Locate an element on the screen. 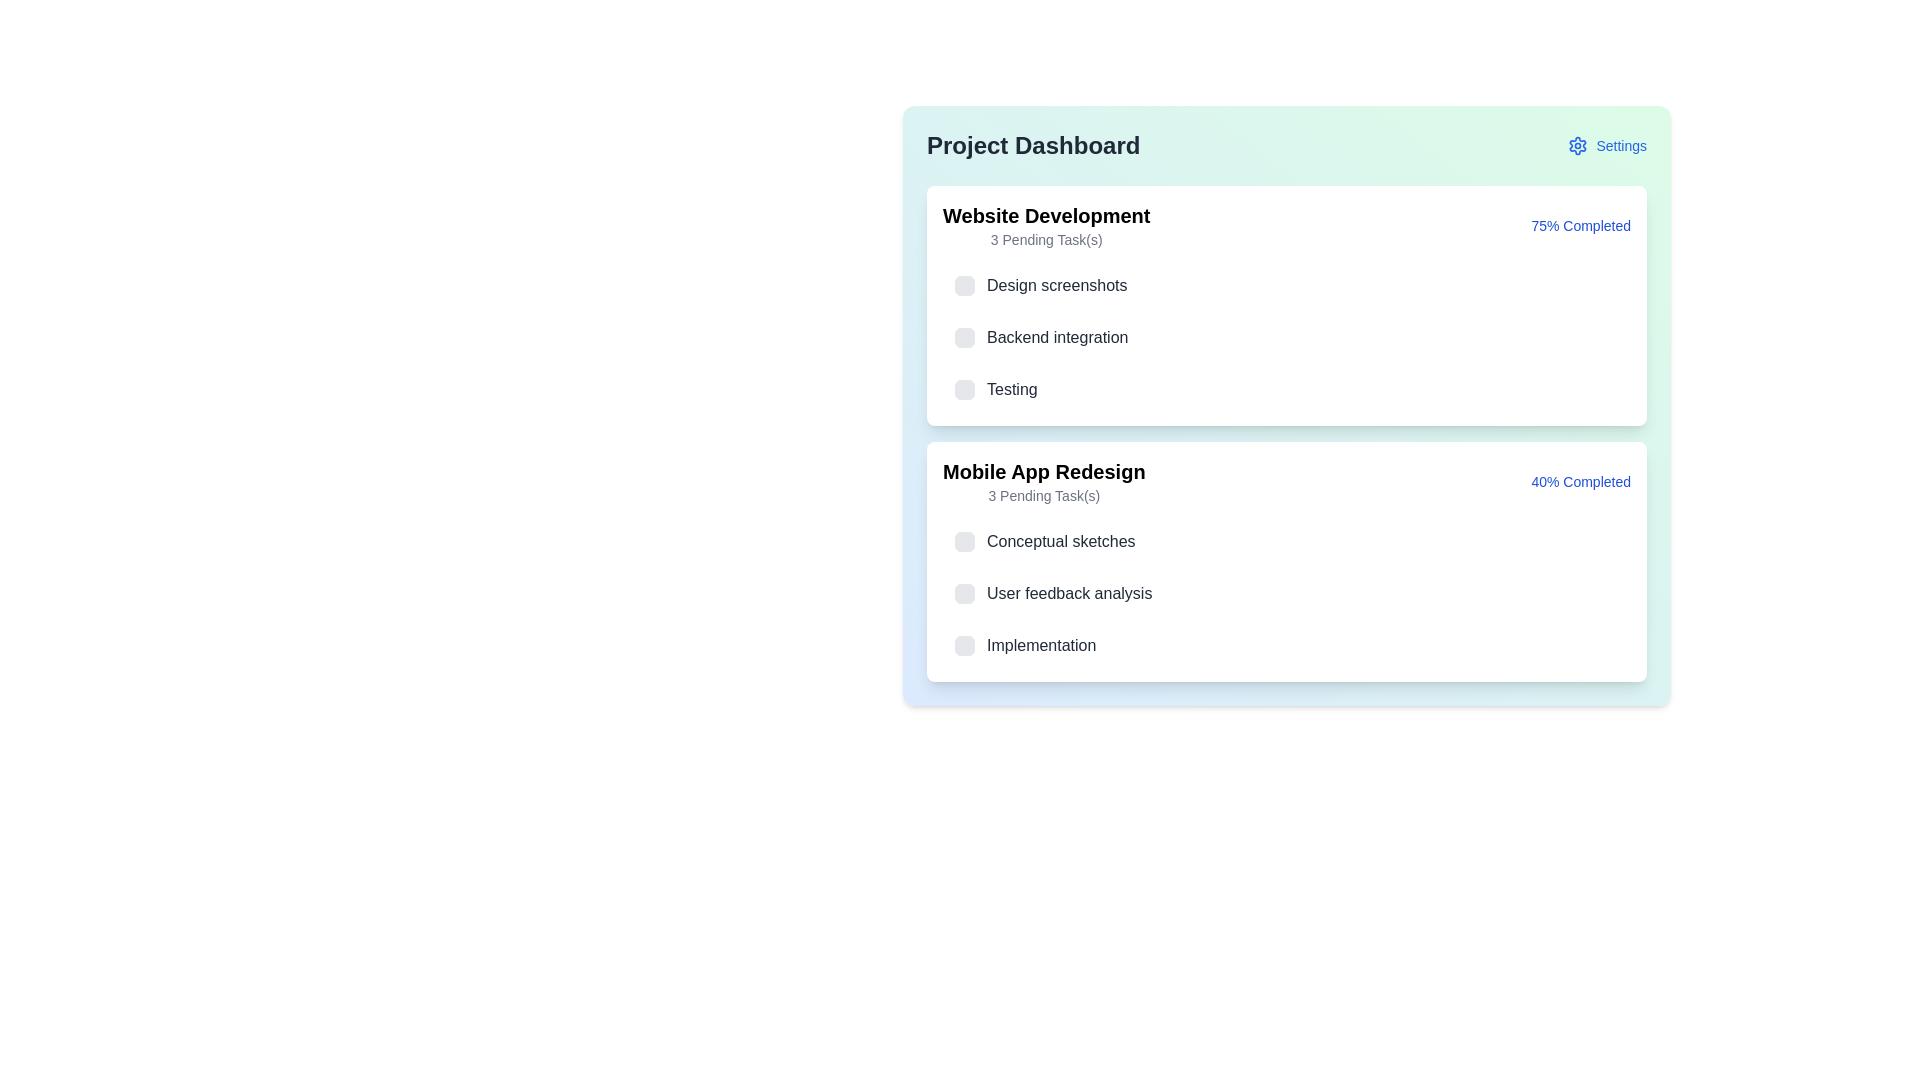  the Text Label that indicates the number of pending tasks, which is located beneath the title 'Mobile App Redesign' in the lower project card of the dashboard is located at coordinates (1043, 495).